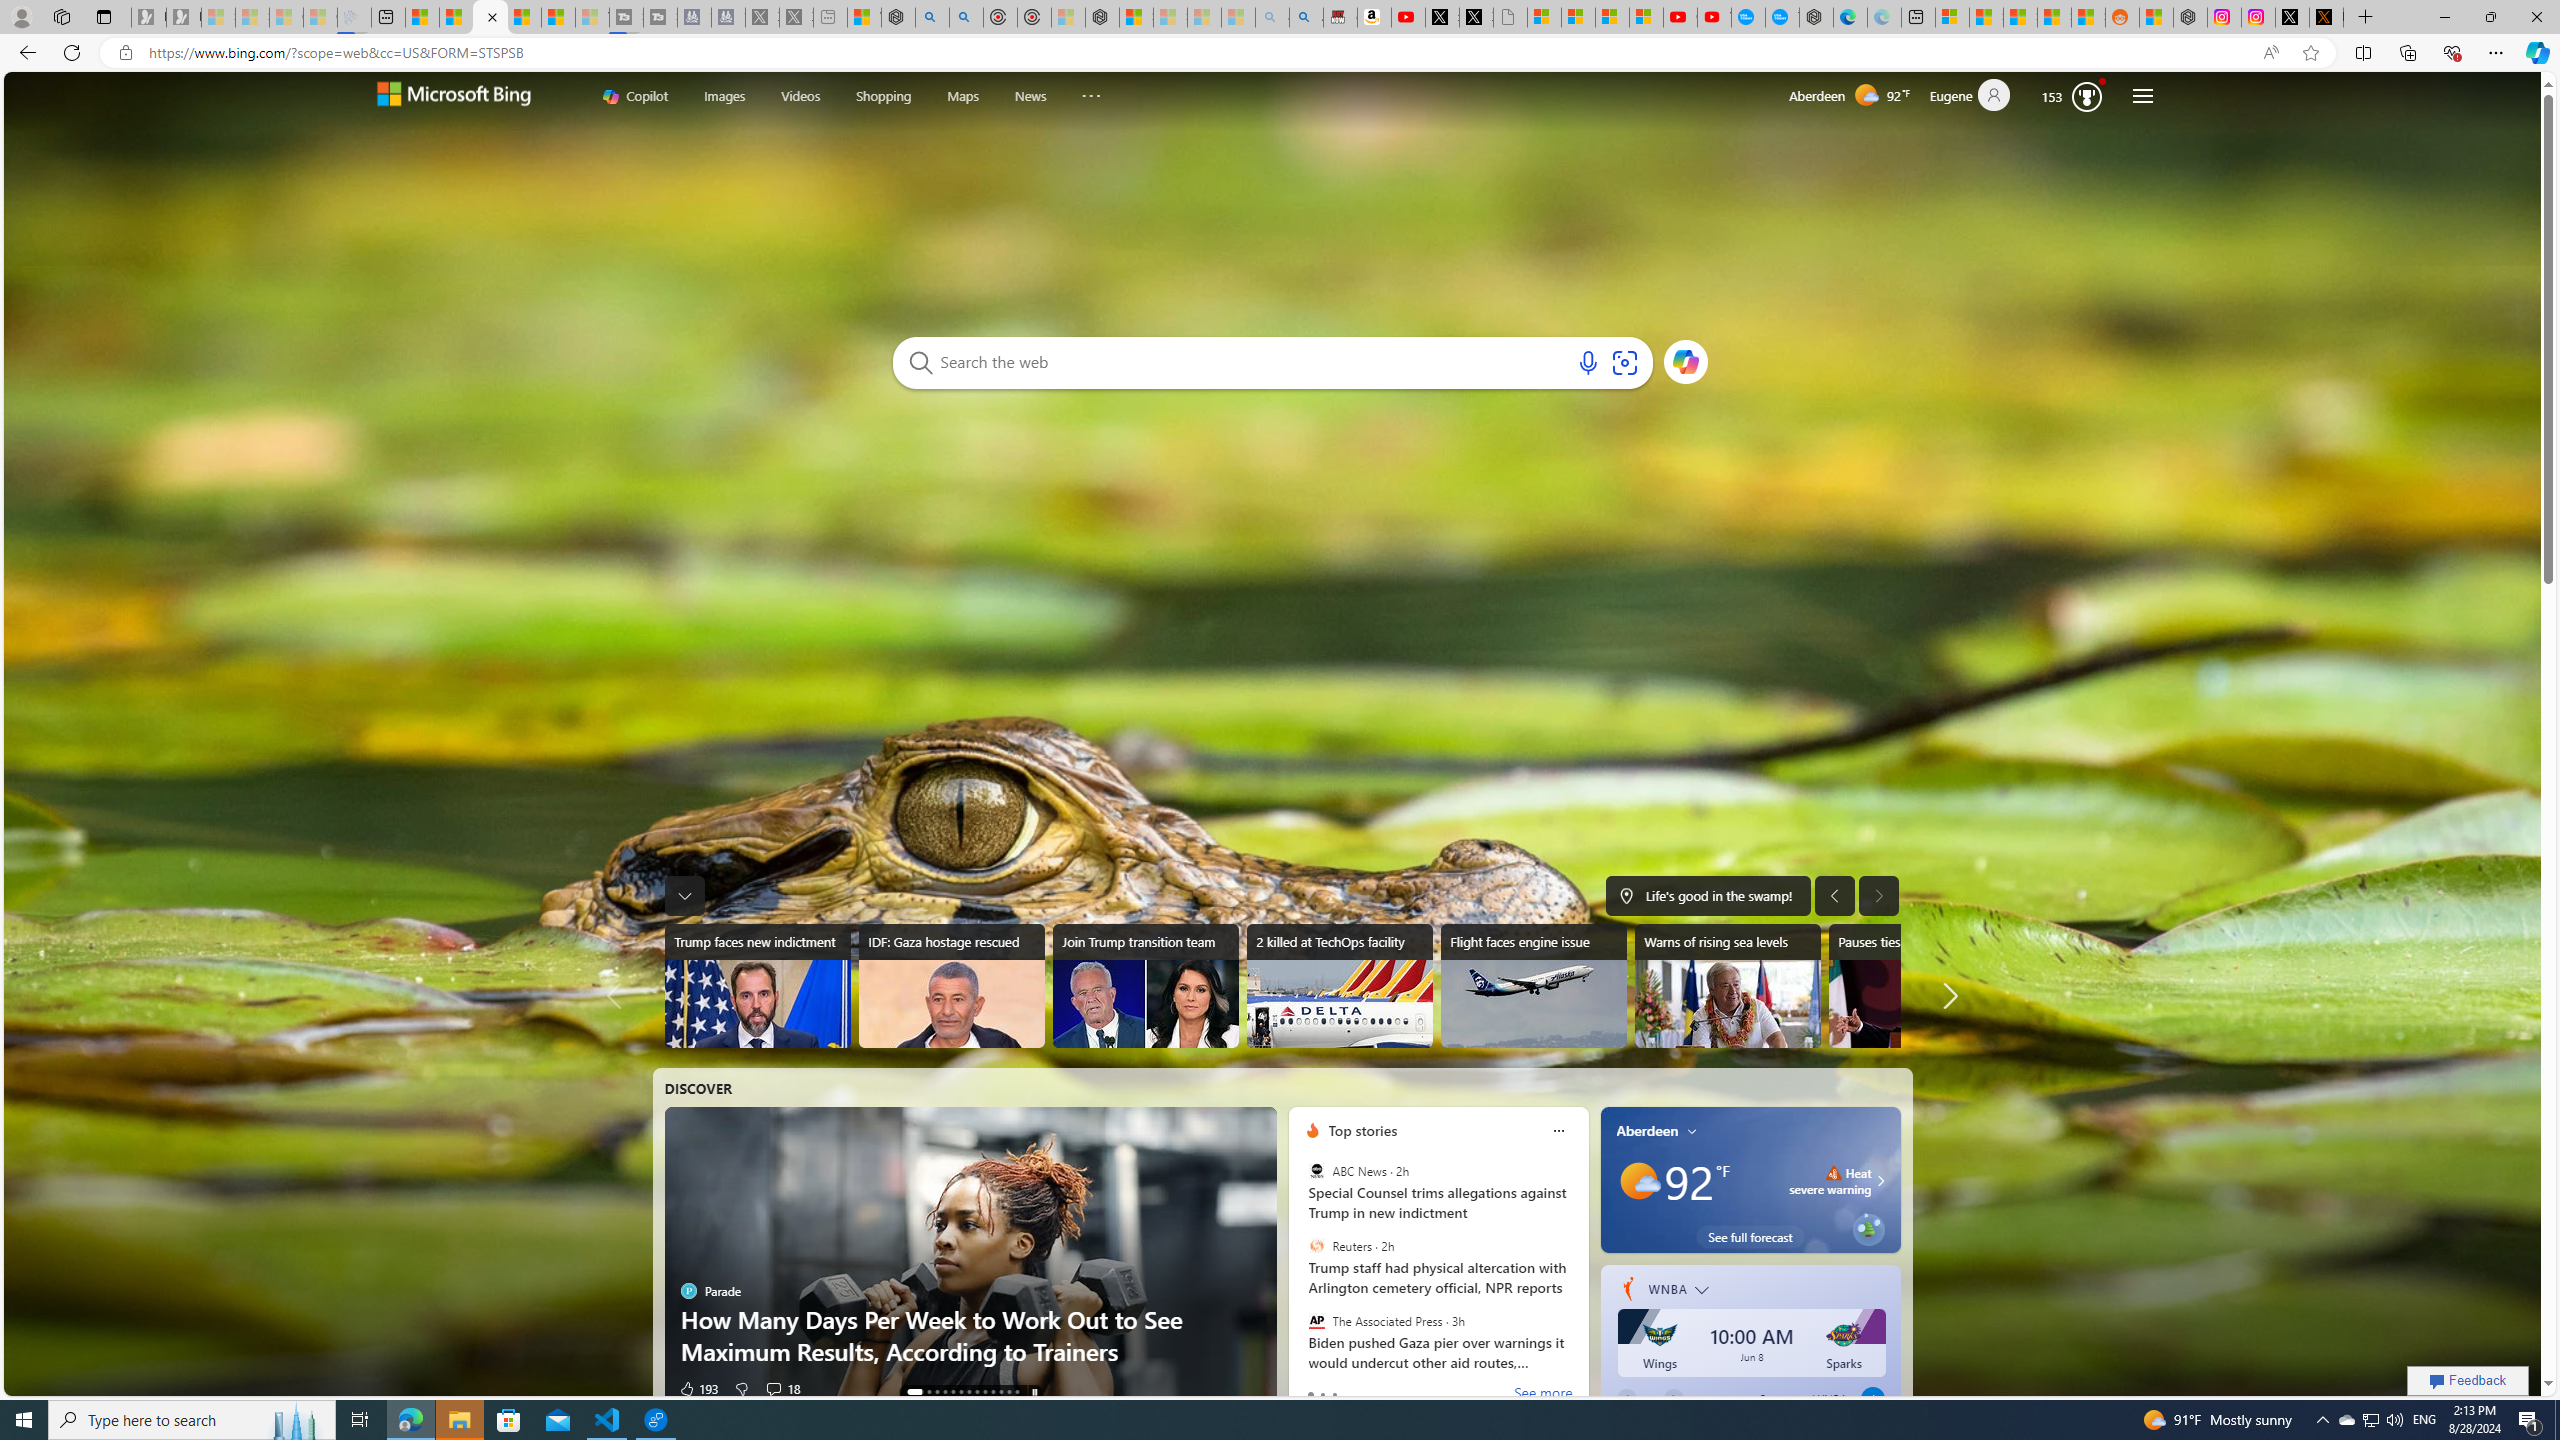  I want to click on 'tab-1', so click(1321, 1394).